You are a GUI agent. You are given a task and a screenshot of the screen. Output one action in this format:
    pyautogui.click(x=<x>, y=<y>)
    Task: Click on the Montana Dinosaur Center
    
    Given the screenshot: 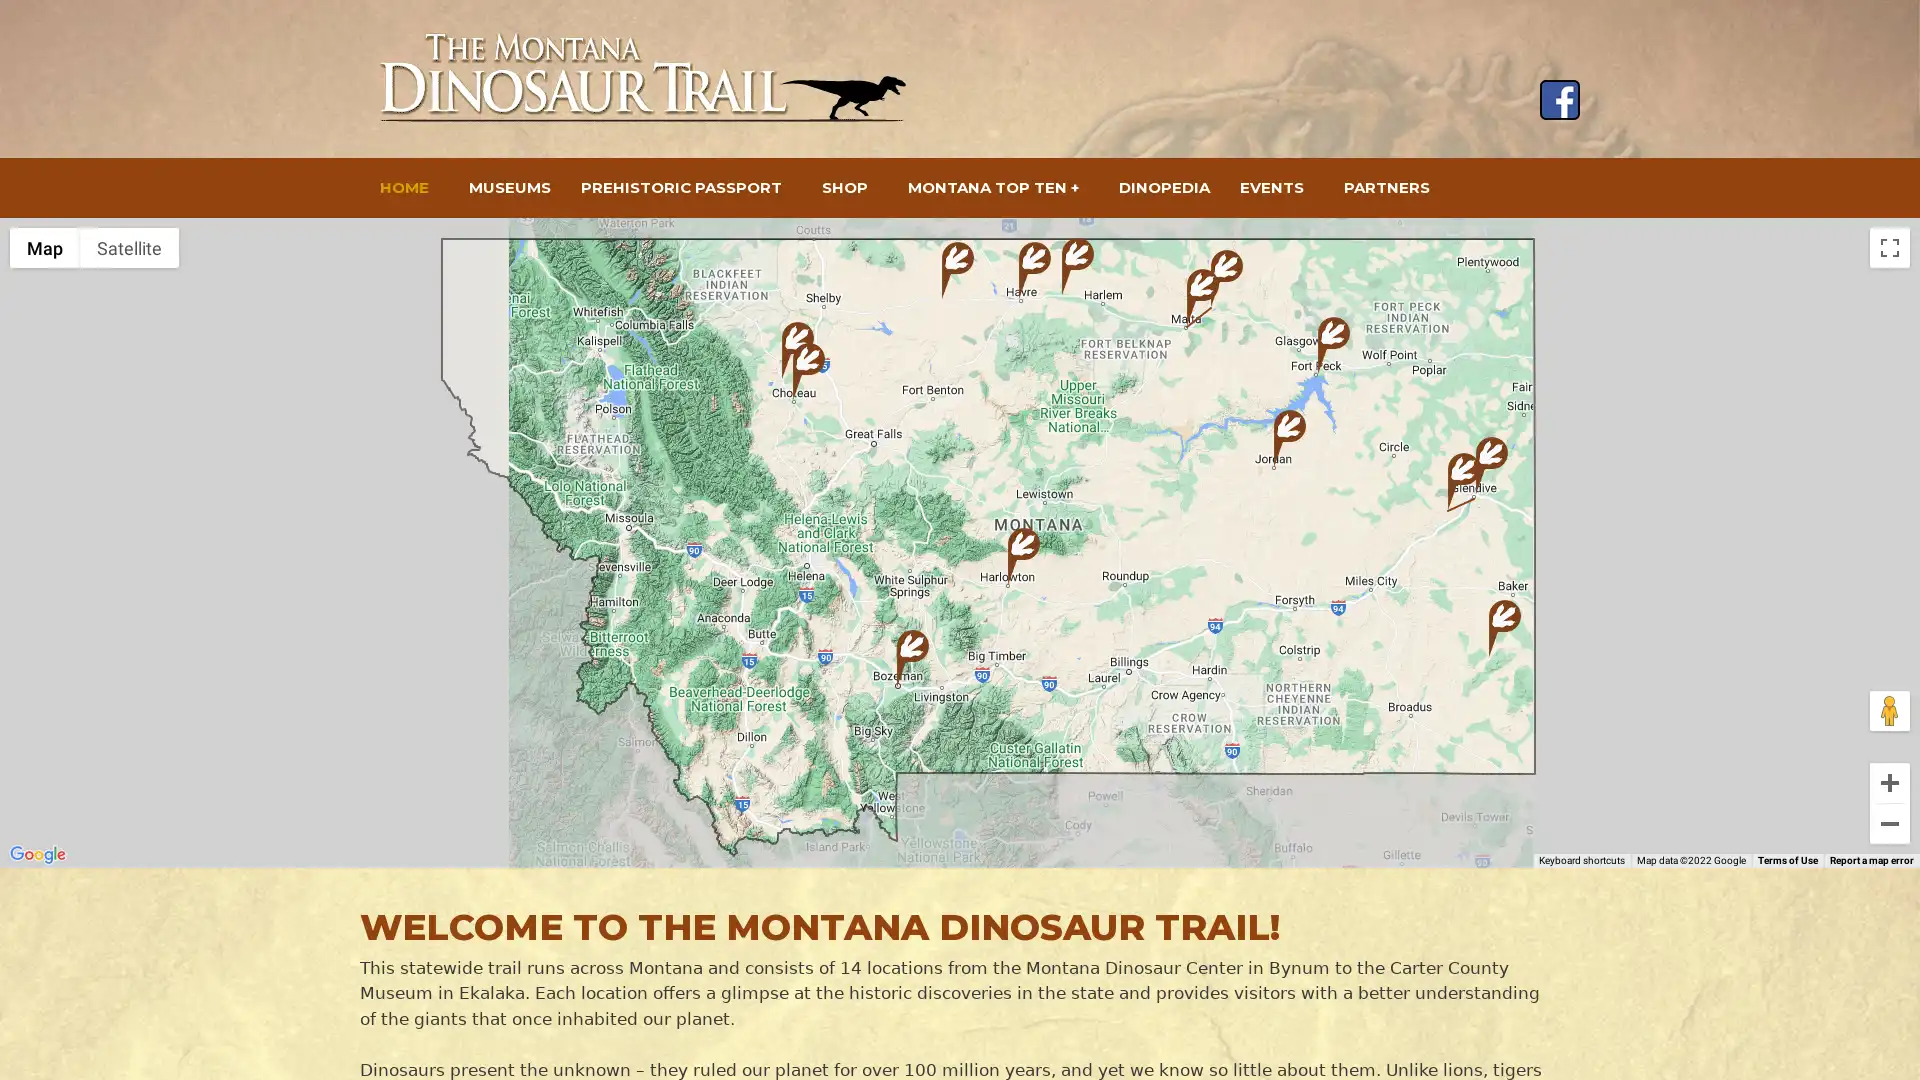 What is the action you would take?
    pyautogui.click(x=796, y=349)
    